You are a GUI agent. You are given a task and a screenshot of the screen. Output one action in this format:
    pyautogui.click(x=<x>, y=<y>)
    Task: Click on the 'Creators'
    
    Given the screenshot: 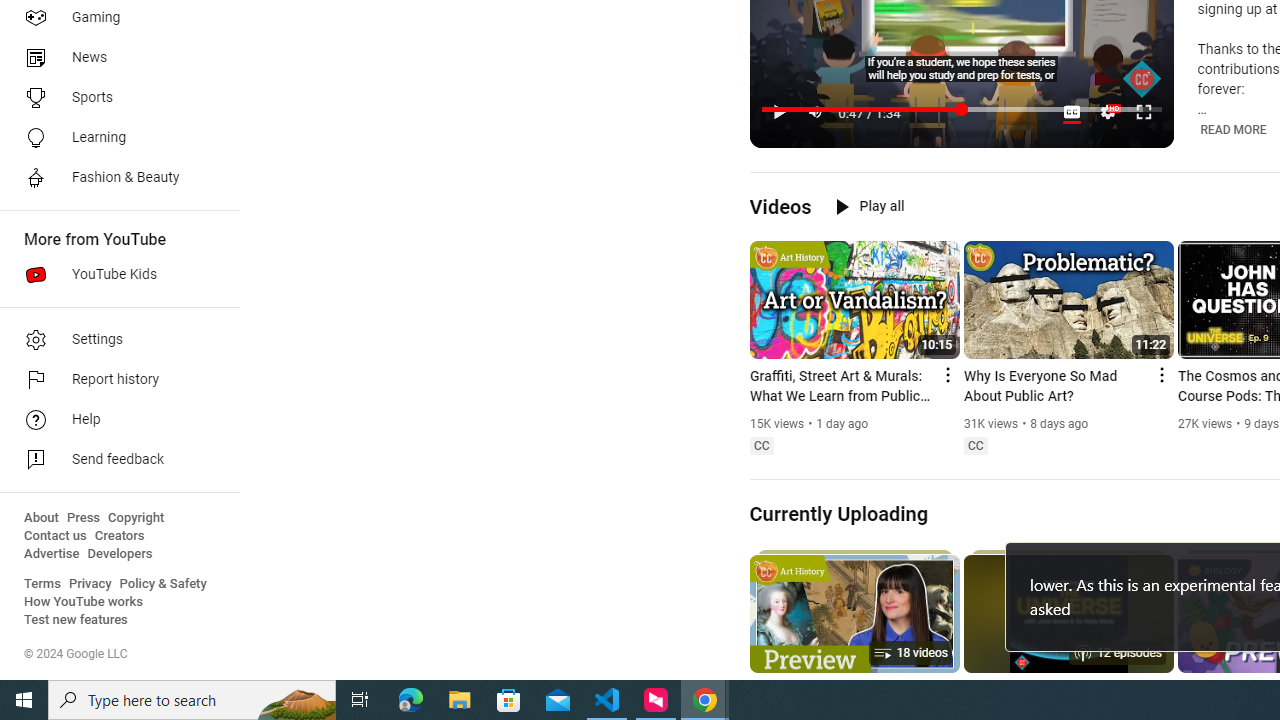 What is the action you would take?
    pyautogui.click(x=118, y=535)
    